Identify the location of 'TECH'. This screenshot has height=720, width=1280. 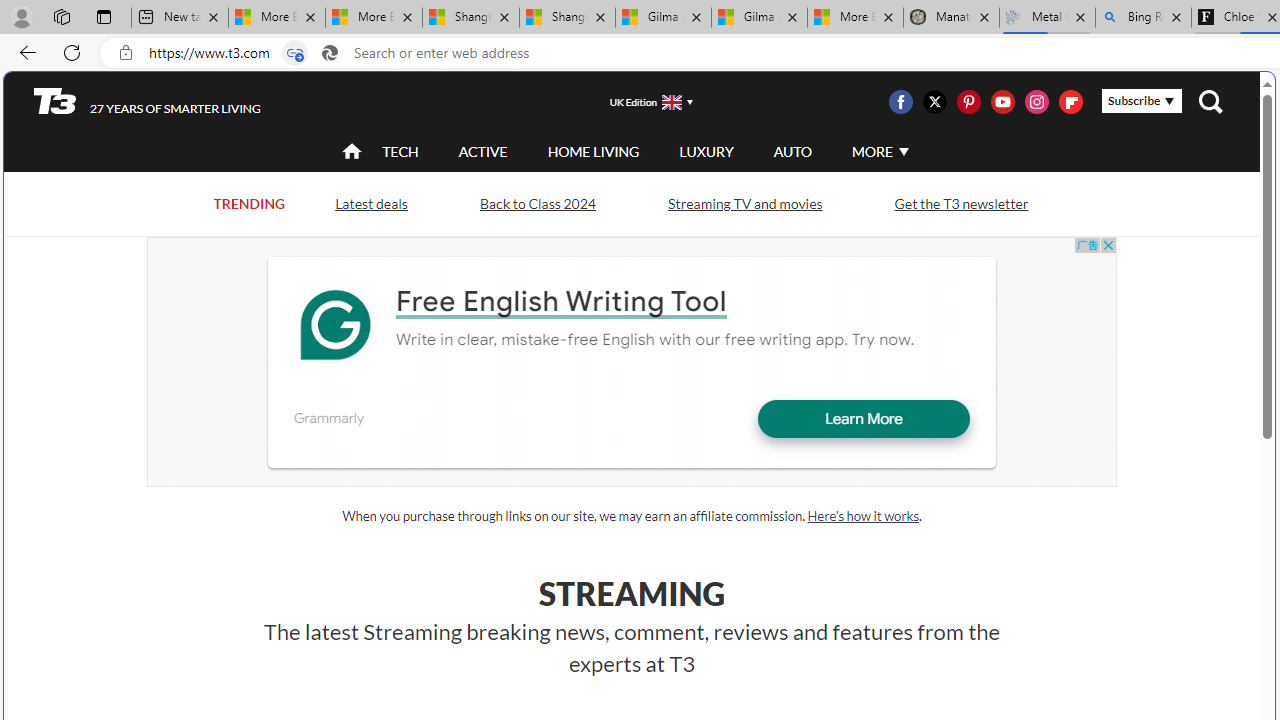
(400, 150).